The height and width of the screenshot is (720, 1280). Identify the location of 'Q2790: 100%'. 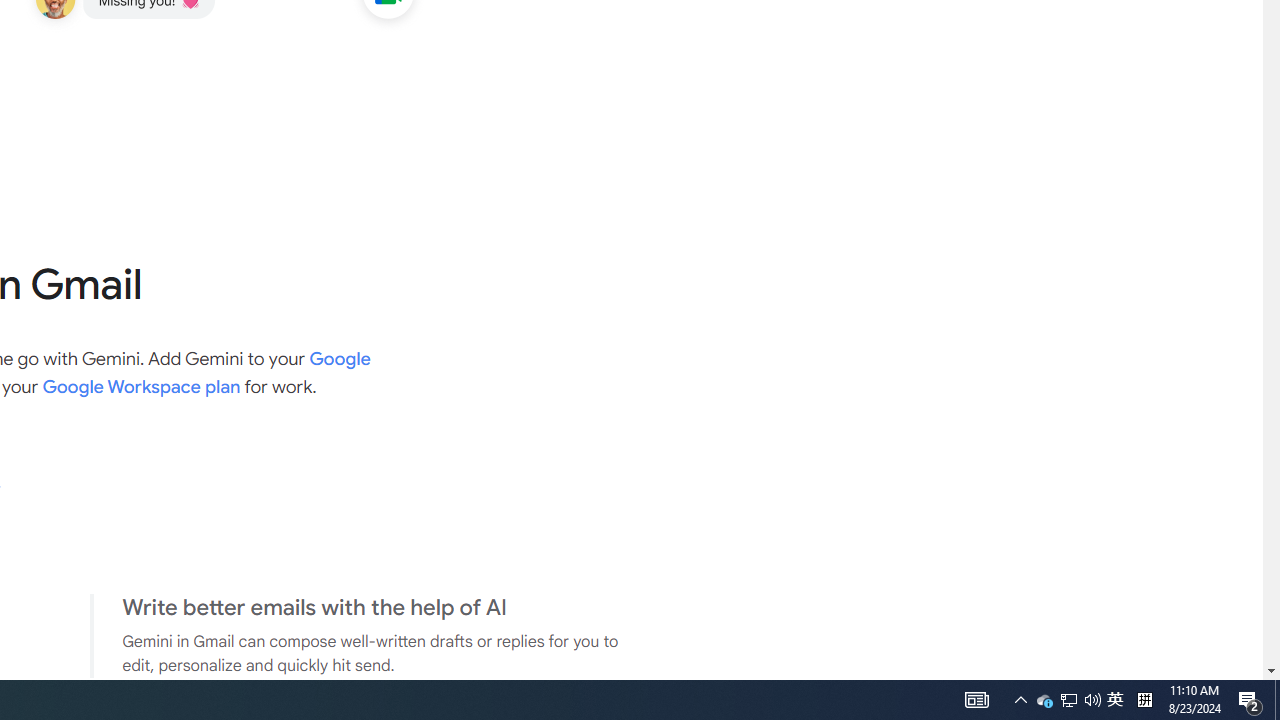
(1092, 698).